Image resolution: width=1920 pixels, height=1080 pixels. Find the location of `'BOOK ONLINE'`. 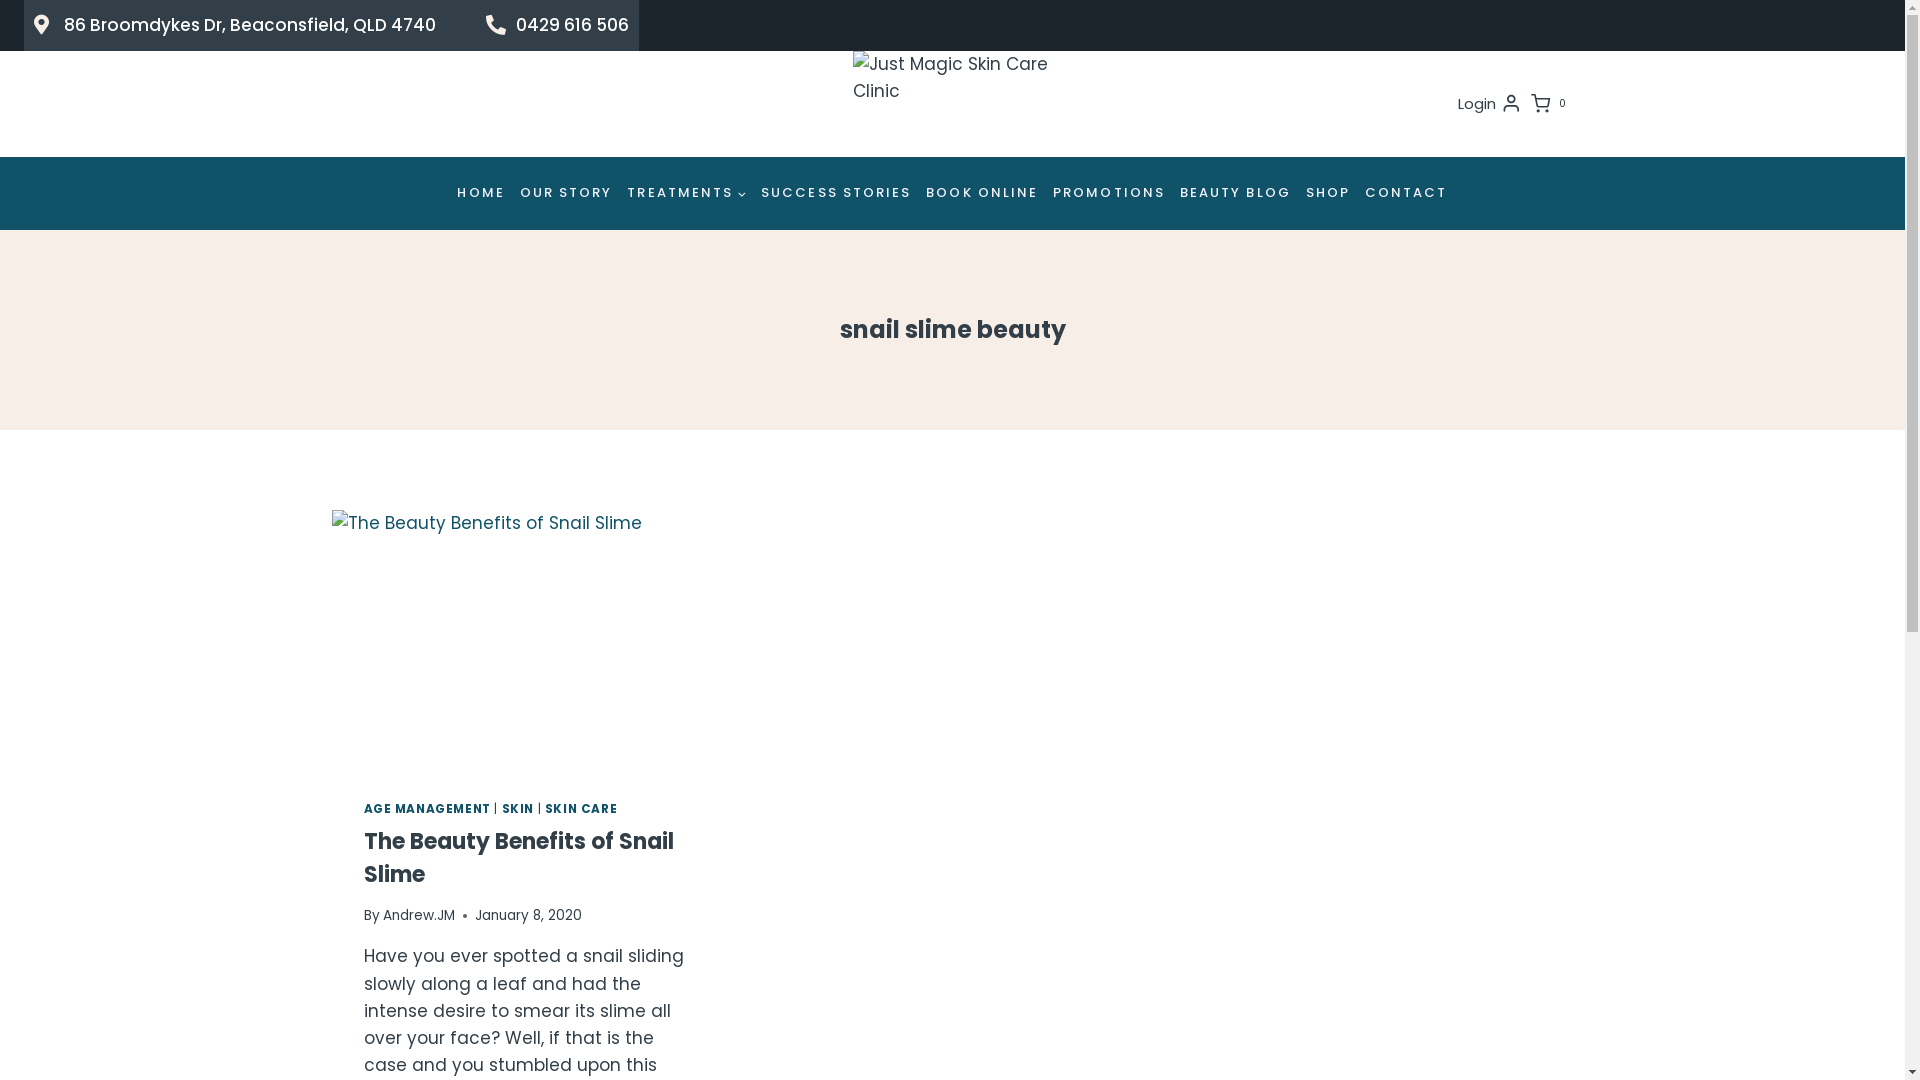

'BOOK ONLINE' is located at coordinates (982, 193).